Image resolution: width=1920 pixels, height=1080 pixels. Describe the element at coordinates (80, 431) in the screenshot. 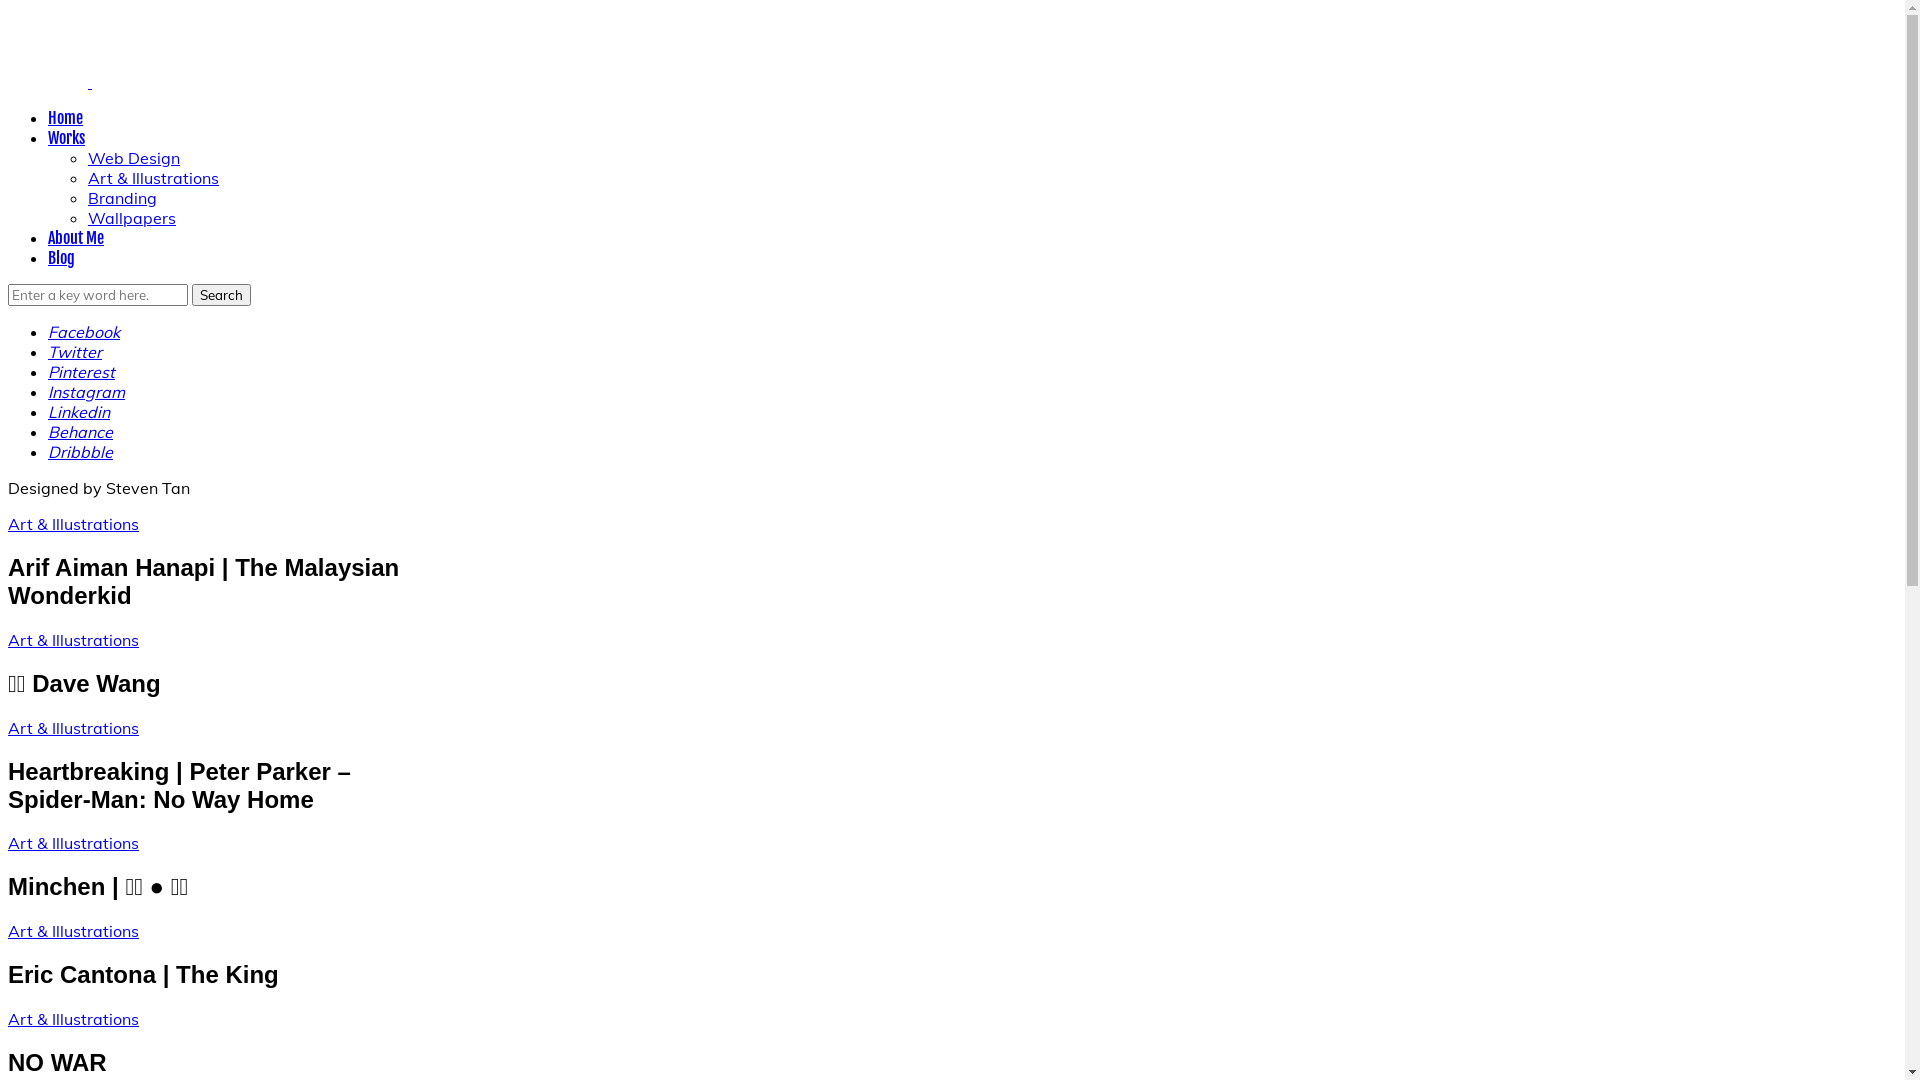

I see `'Behance'` at that location.